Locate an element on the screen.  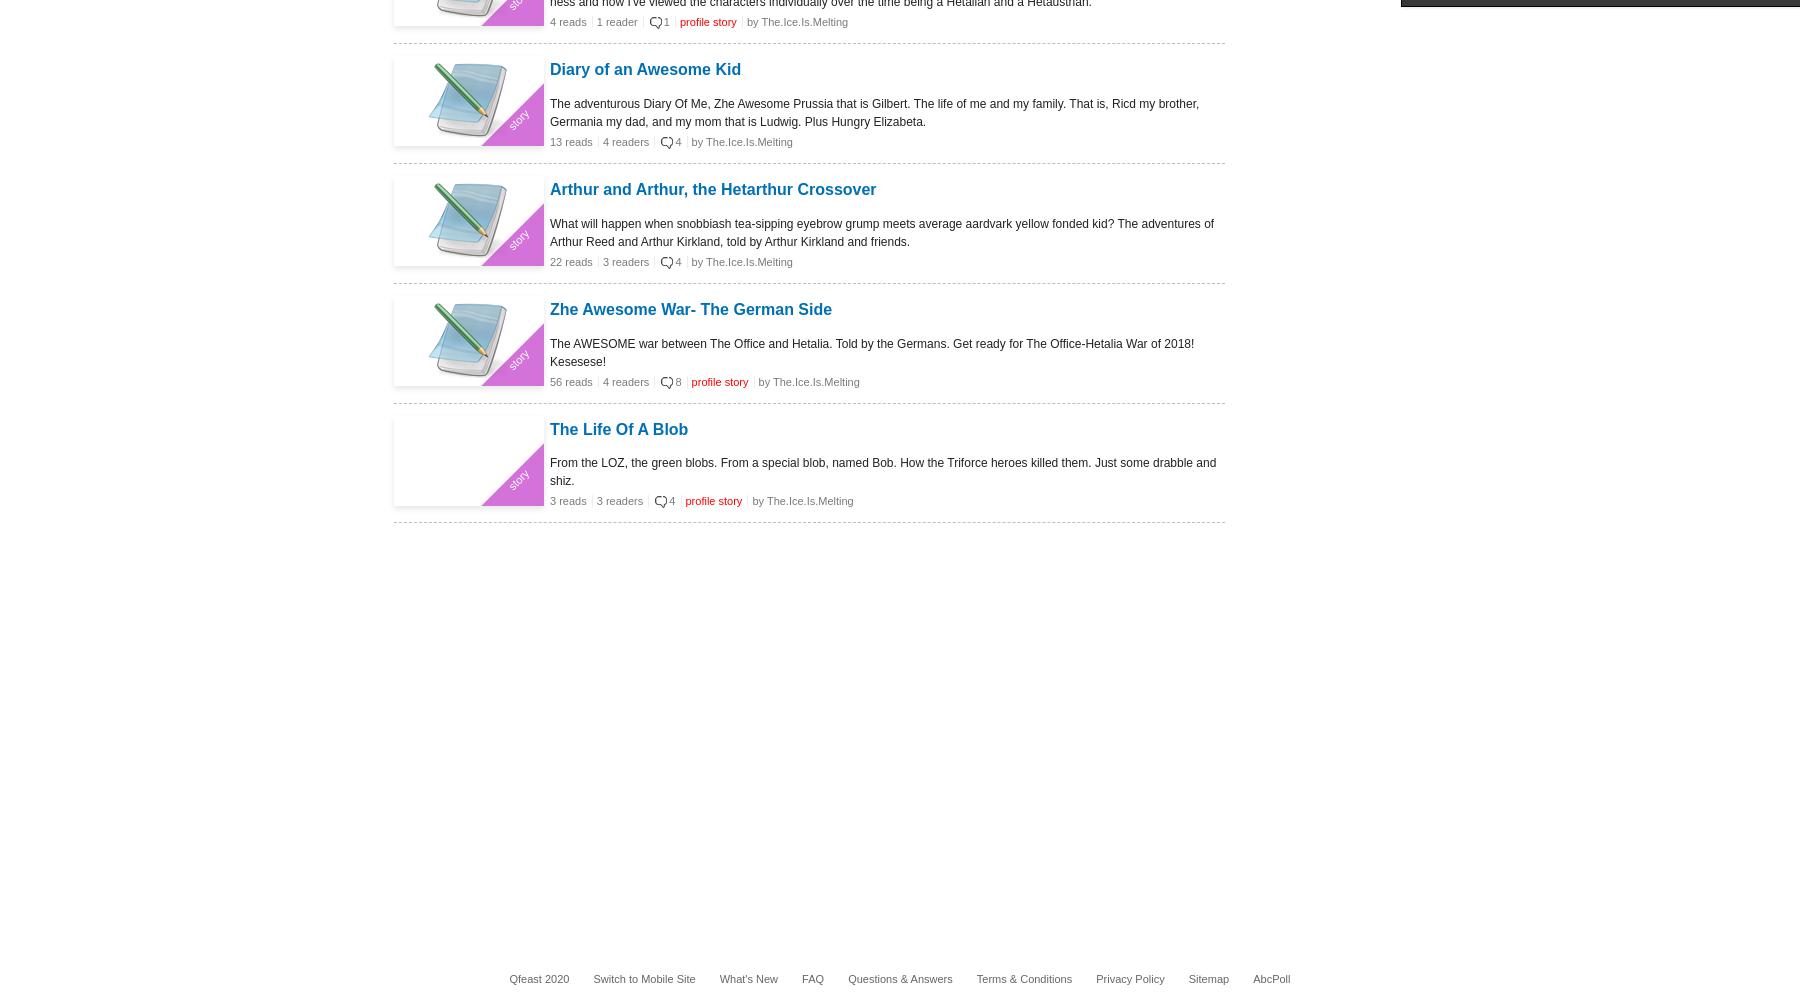
'1' is located at coordinates (662, 21).